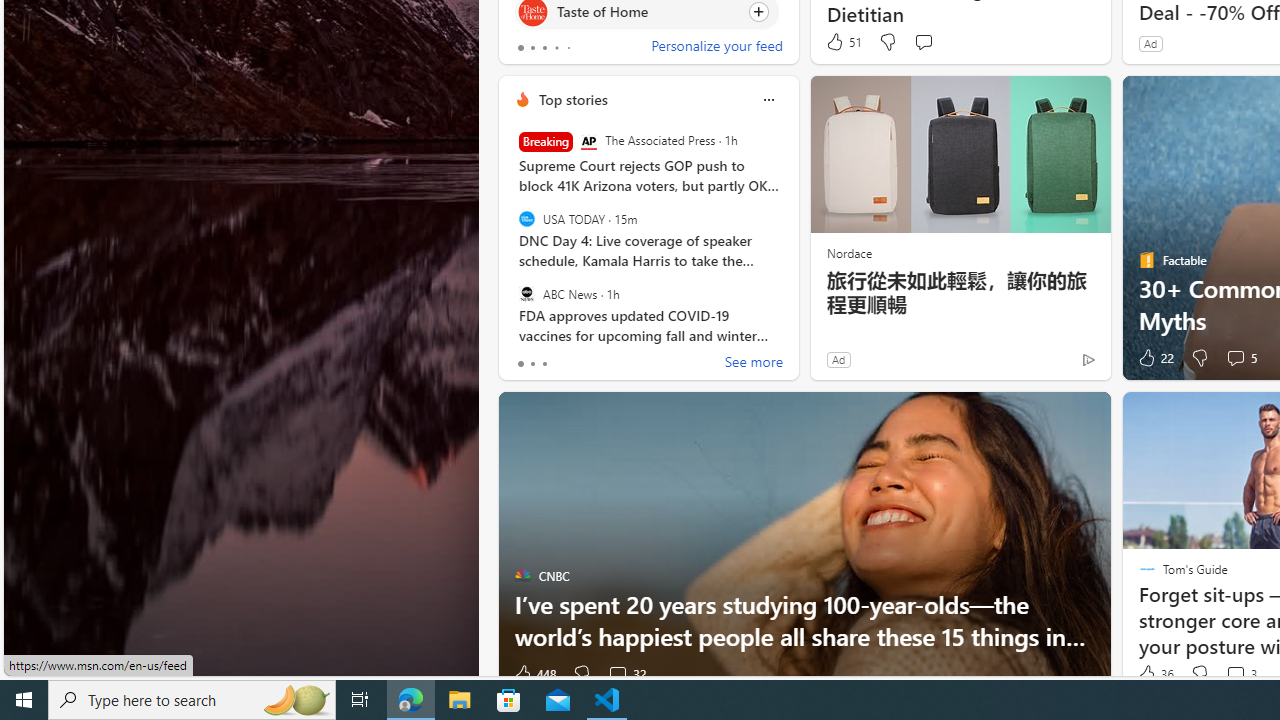  I want to click on 'View comments 5 Comment', so click(1234, 356).